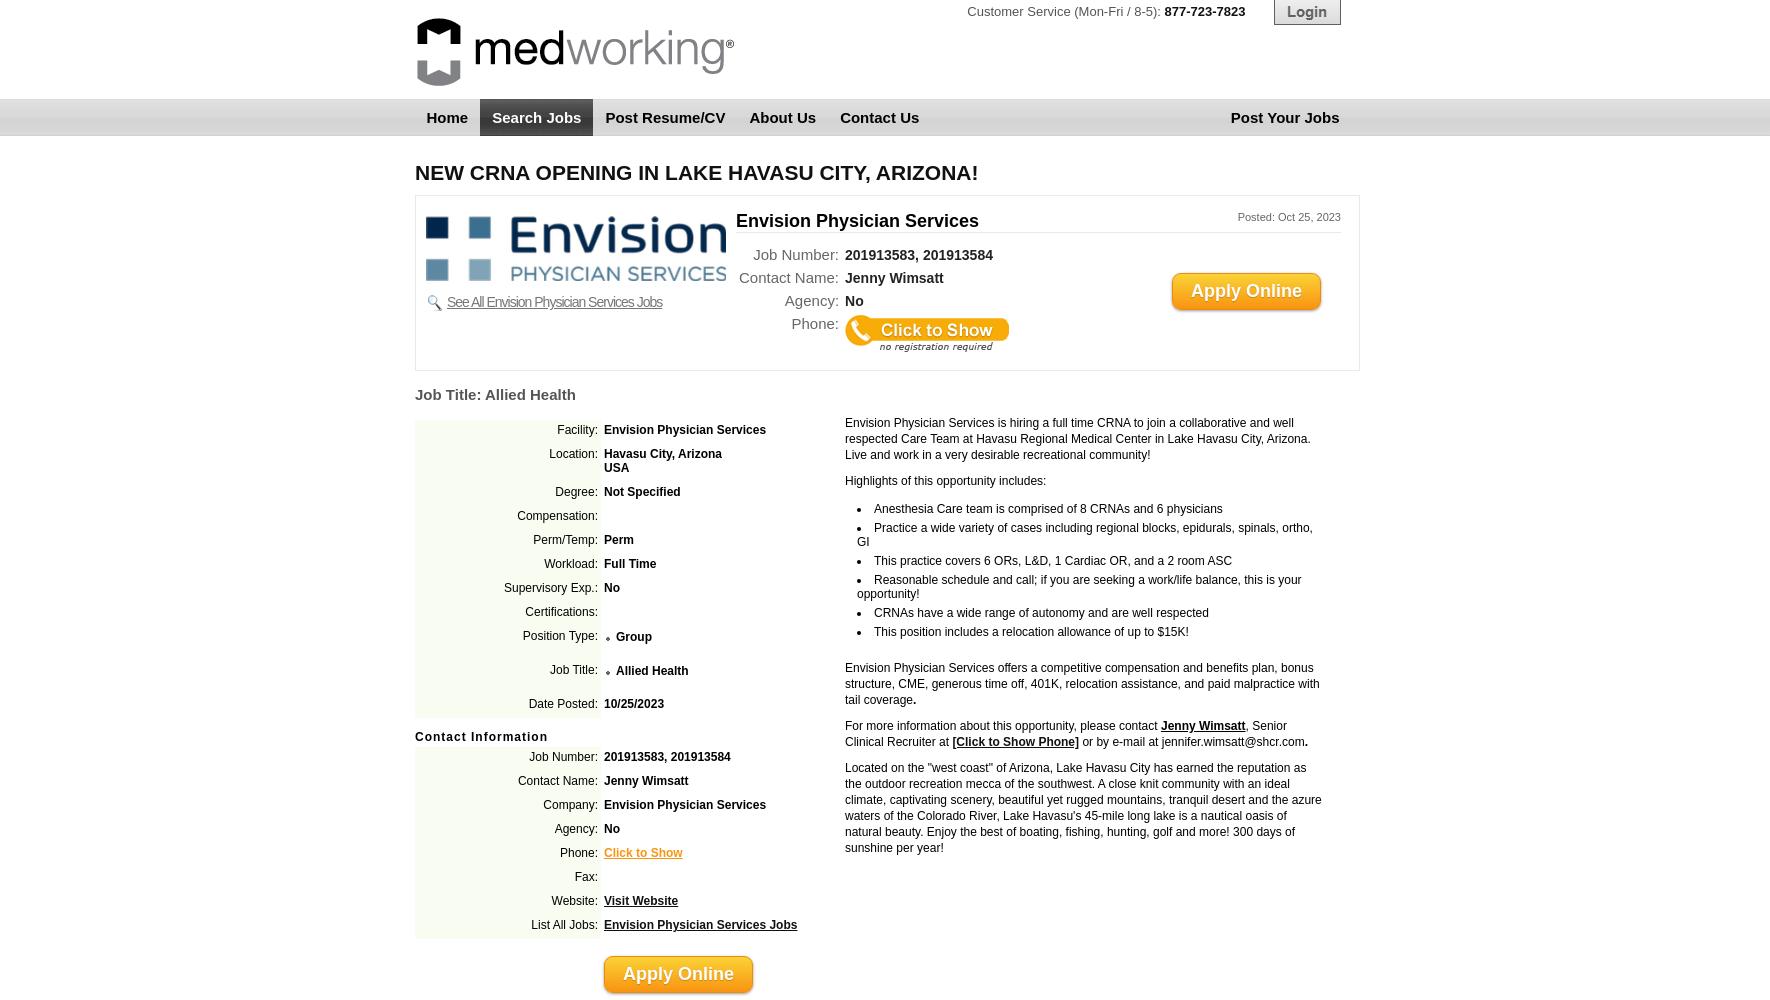 The width and height of the screenshot is (1770, 1000). I want to click on 'Full Time', so click(628, 563).